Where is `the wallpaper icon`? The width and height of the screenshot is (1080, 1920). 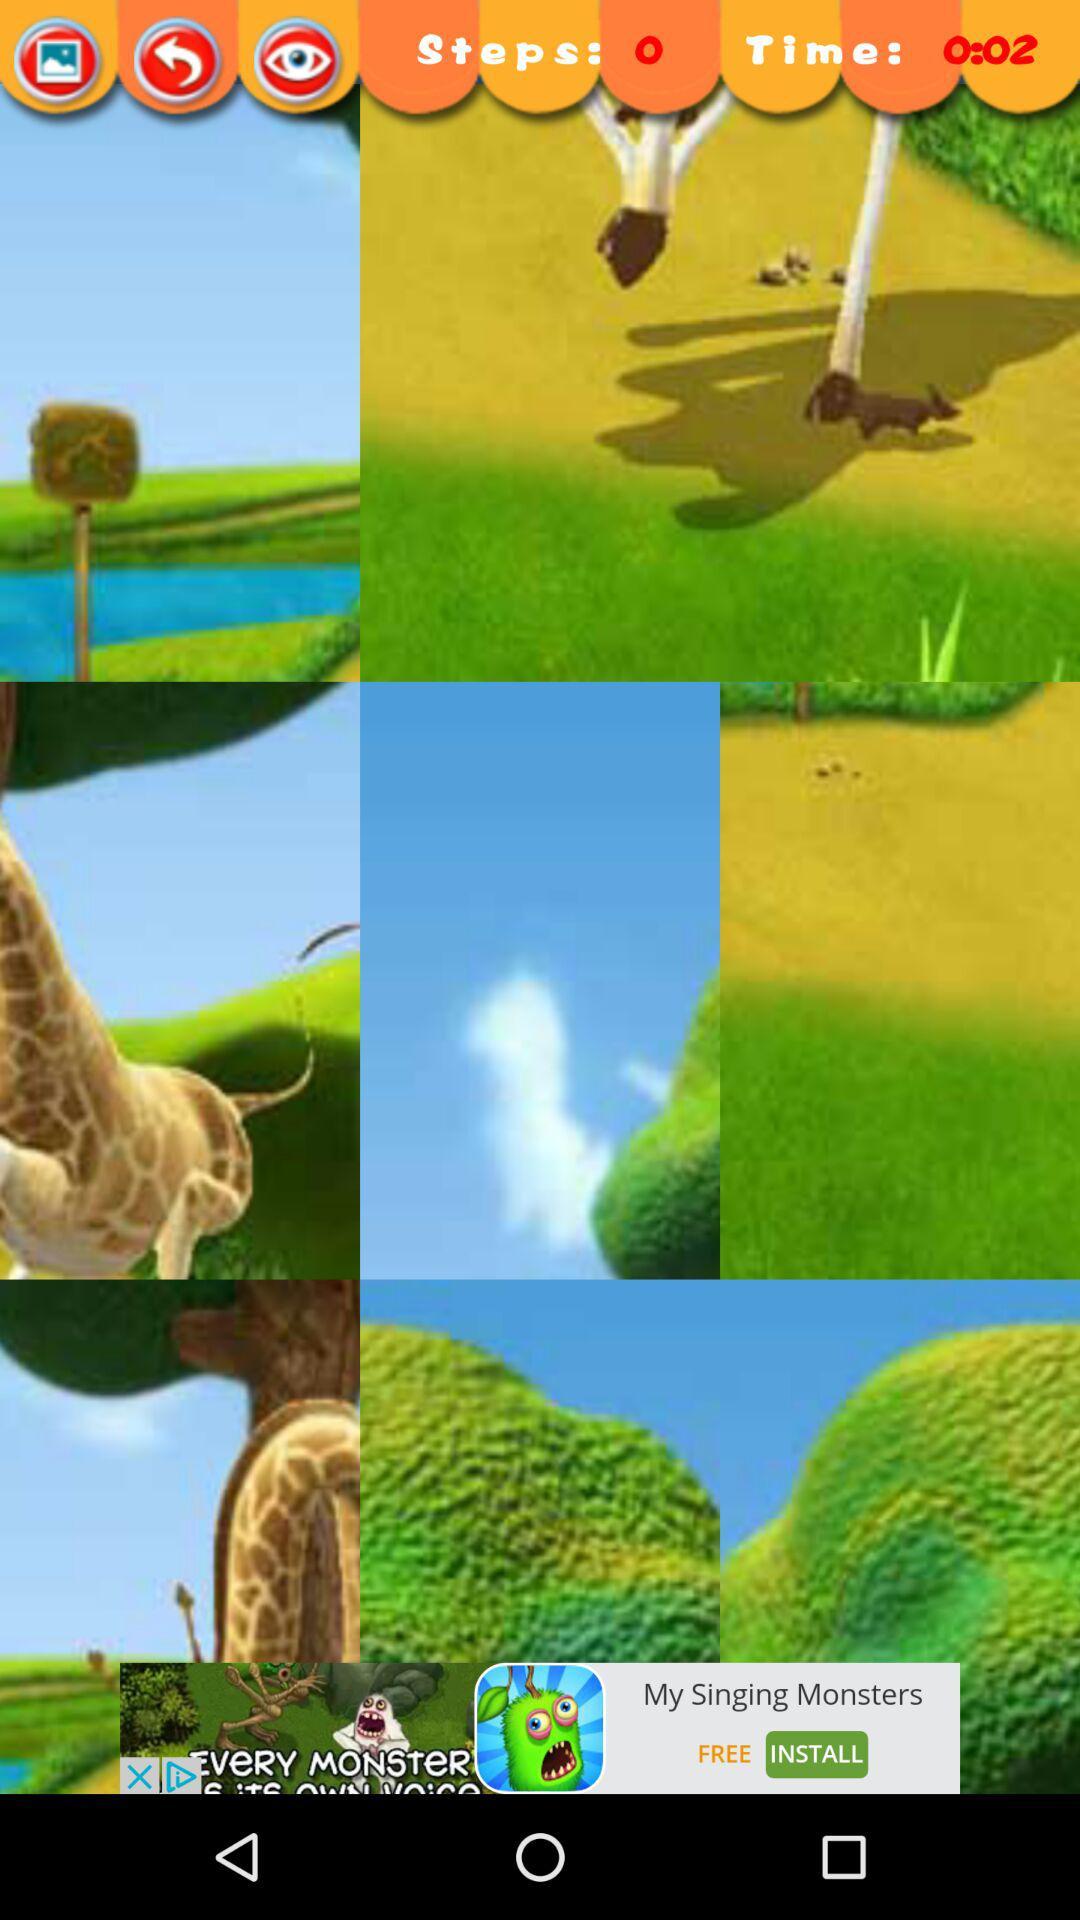
the wallpaper icon is located at coordinates (59, 62).